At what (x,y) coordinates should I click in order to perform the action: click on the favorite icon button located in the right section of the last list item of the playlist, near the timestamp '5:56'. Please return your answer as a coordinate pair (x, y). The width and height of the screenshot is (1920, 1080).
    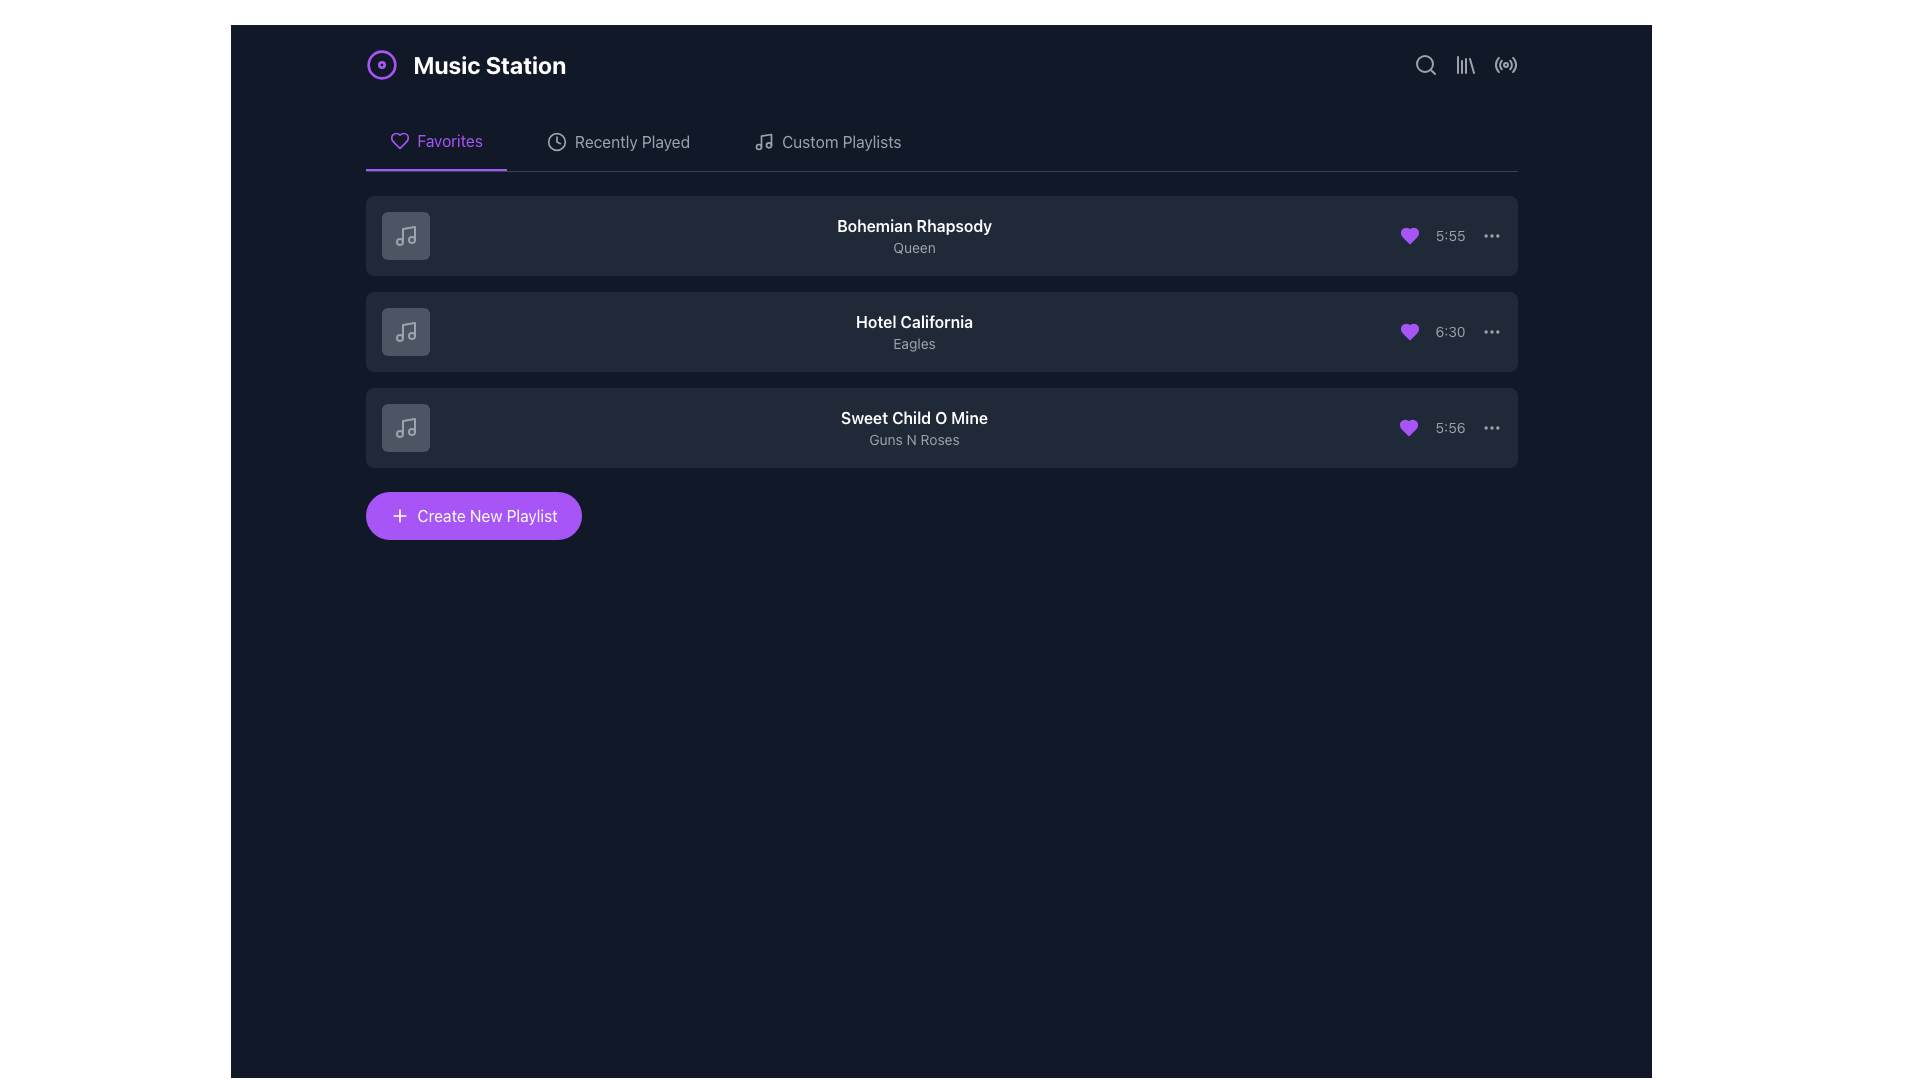
    Looking at the image, I should click on (1408, 427).